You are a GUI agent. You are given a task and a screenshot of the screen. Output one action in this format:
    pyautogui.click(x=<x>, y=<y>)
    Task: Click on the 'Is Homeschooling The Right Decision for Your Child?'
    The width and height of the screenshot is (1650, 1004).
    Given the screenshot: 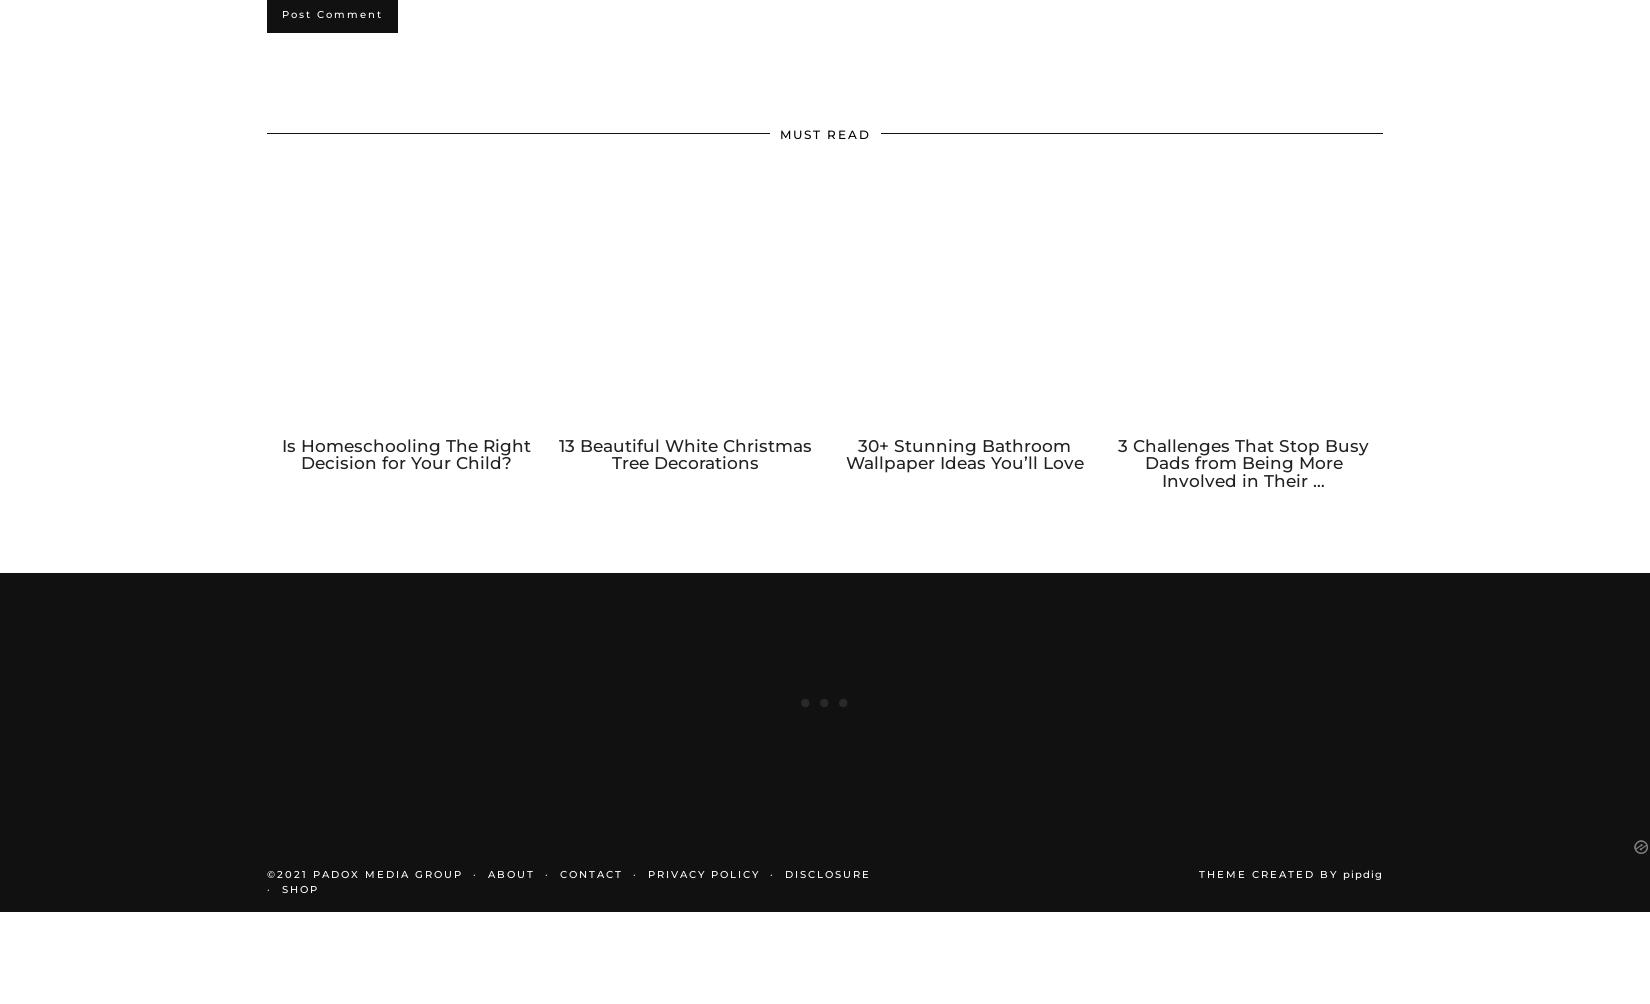 What is the action you would take?
    pyautogui.click(x=281, y=473)
    